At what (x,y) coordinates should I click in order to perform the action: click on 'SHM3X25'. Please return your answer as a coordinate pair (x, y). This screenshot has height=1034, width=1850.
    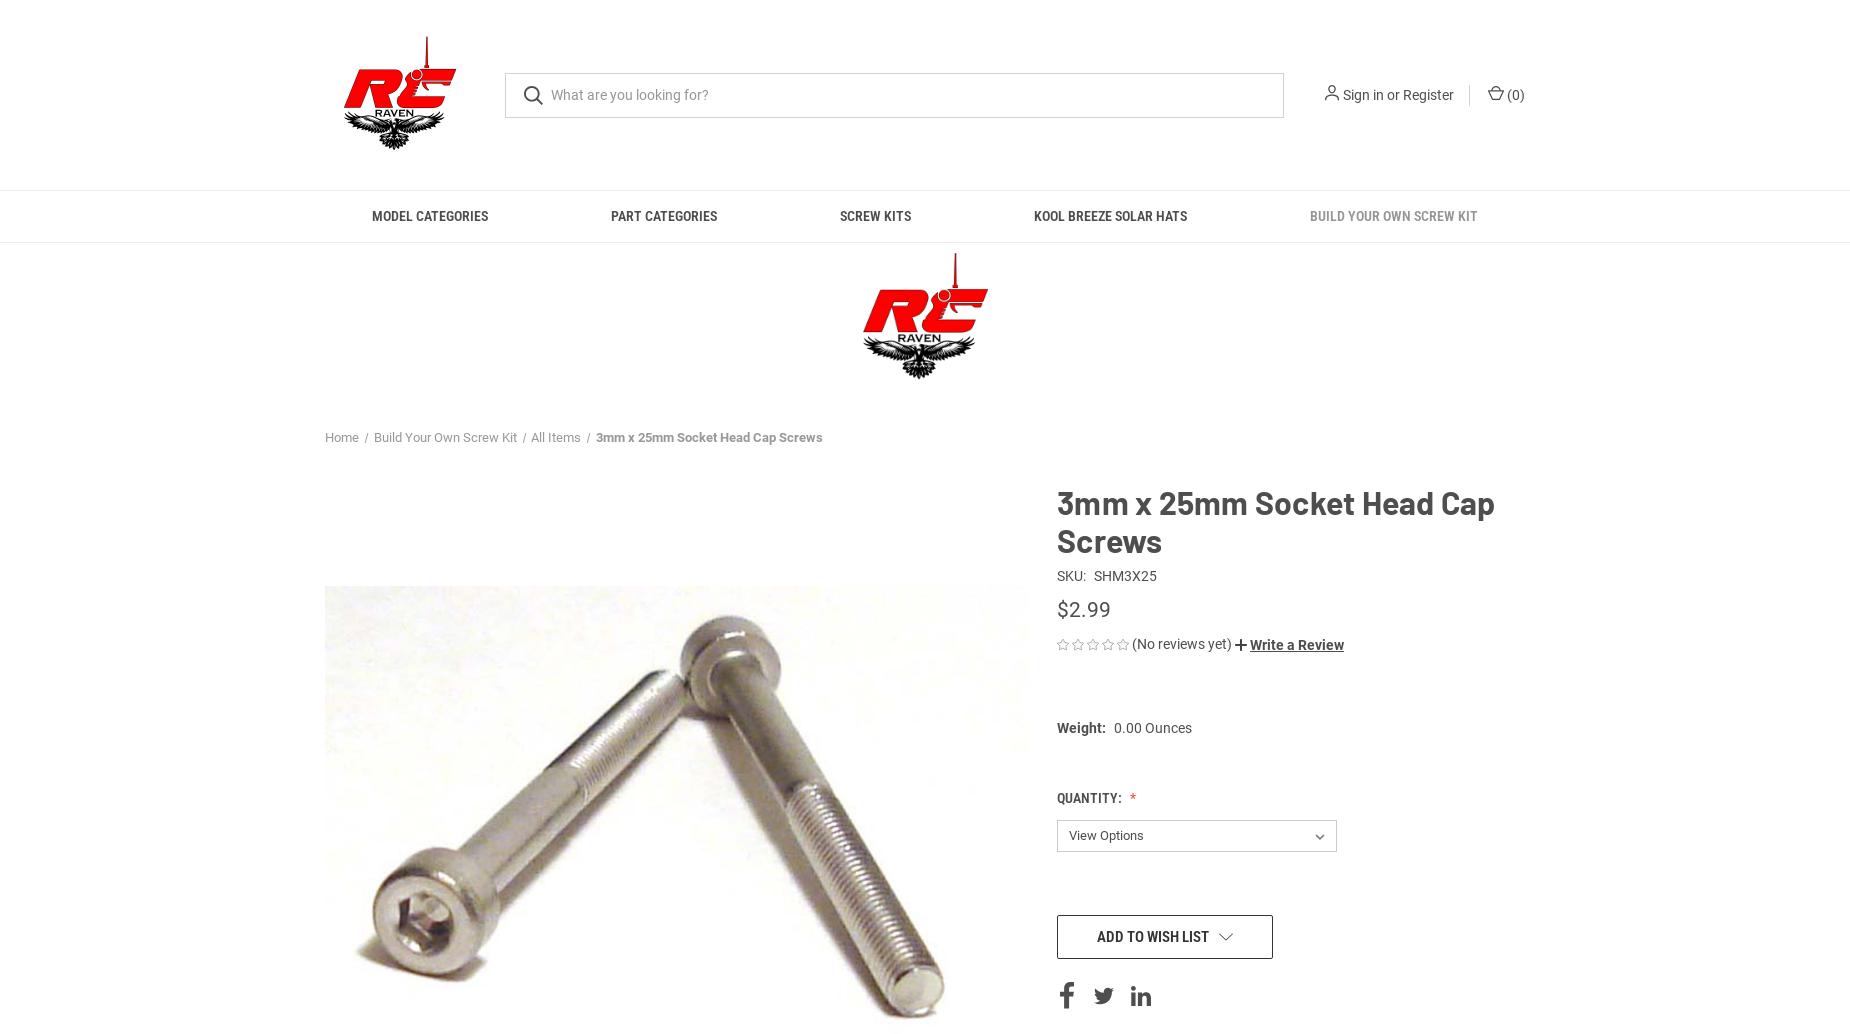
    Looking at the image, I should click on (1091, 576).